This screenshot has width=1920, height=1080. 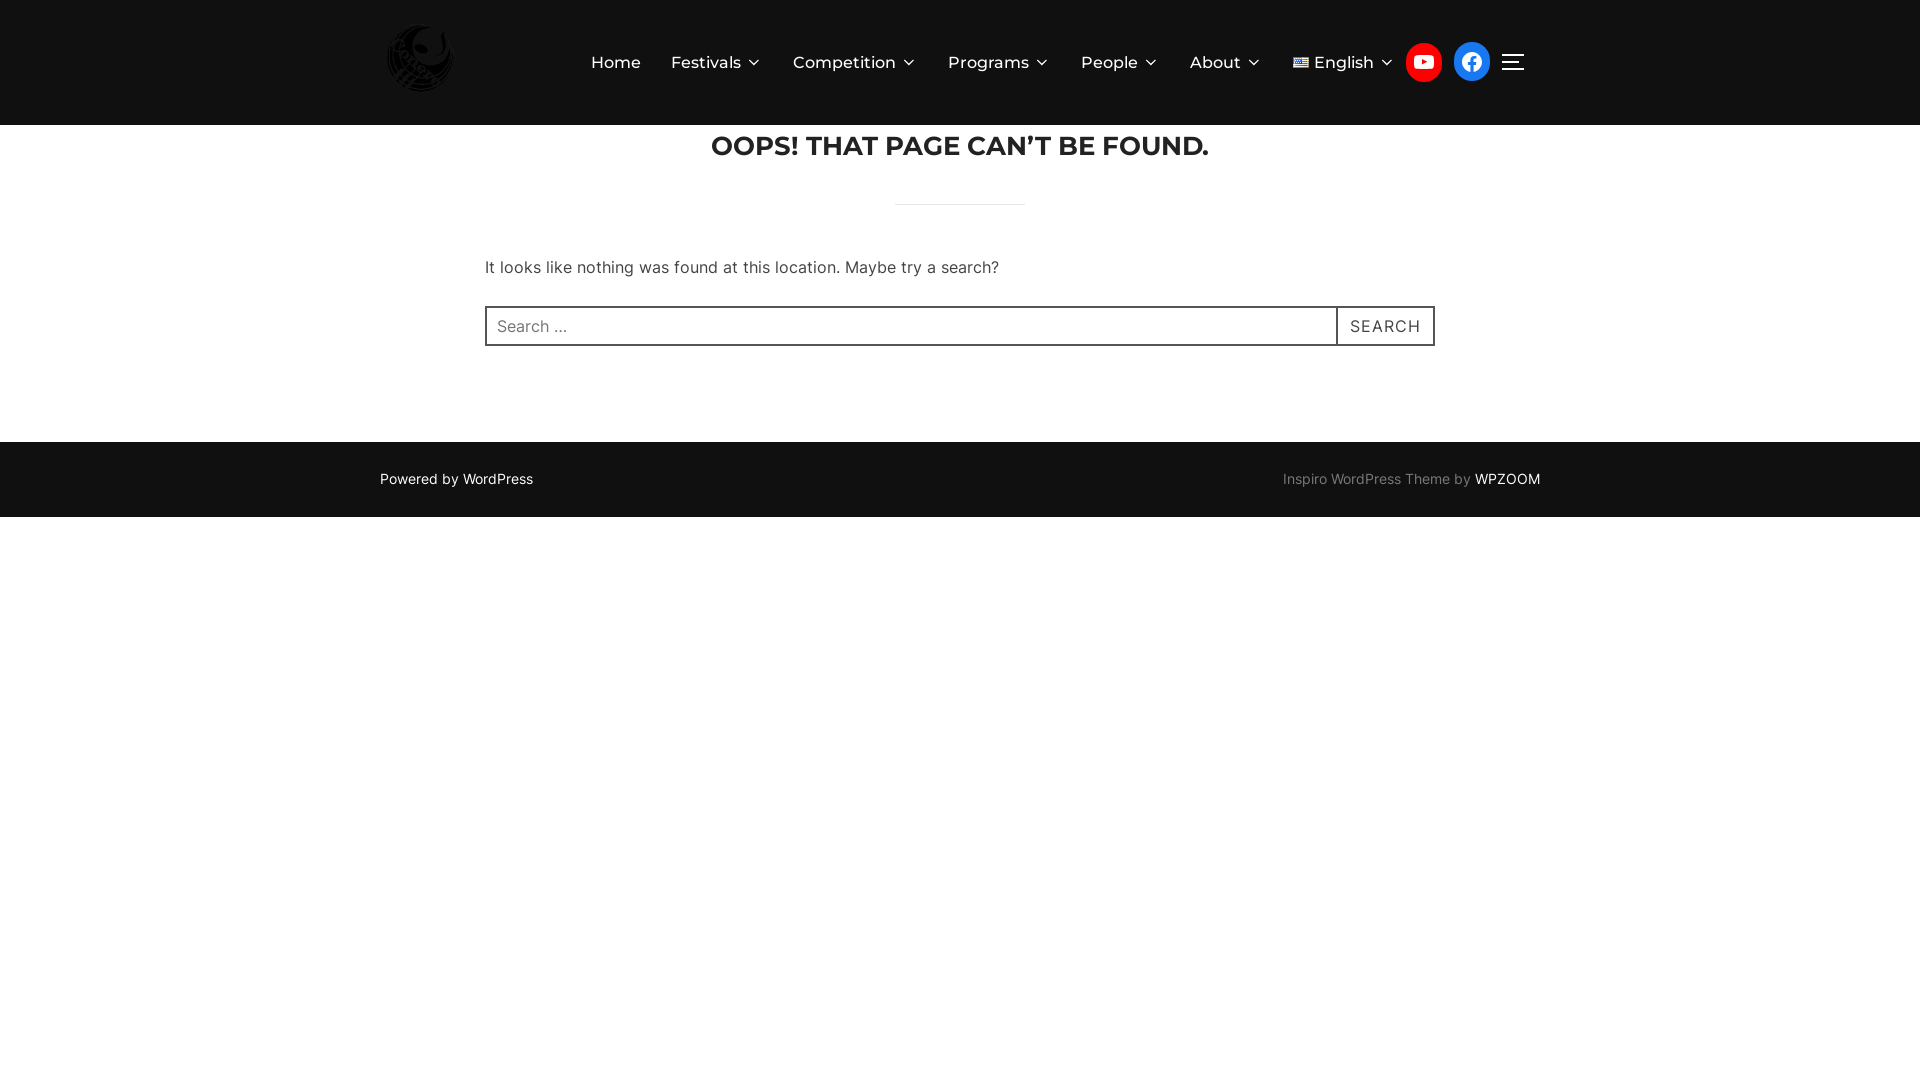 What do you see at coordinates (1520, 60) in the screenshot?
I see `'TOGGLE SIDEBAR & NAVIGATION'` at bounding box center [1520, 60].